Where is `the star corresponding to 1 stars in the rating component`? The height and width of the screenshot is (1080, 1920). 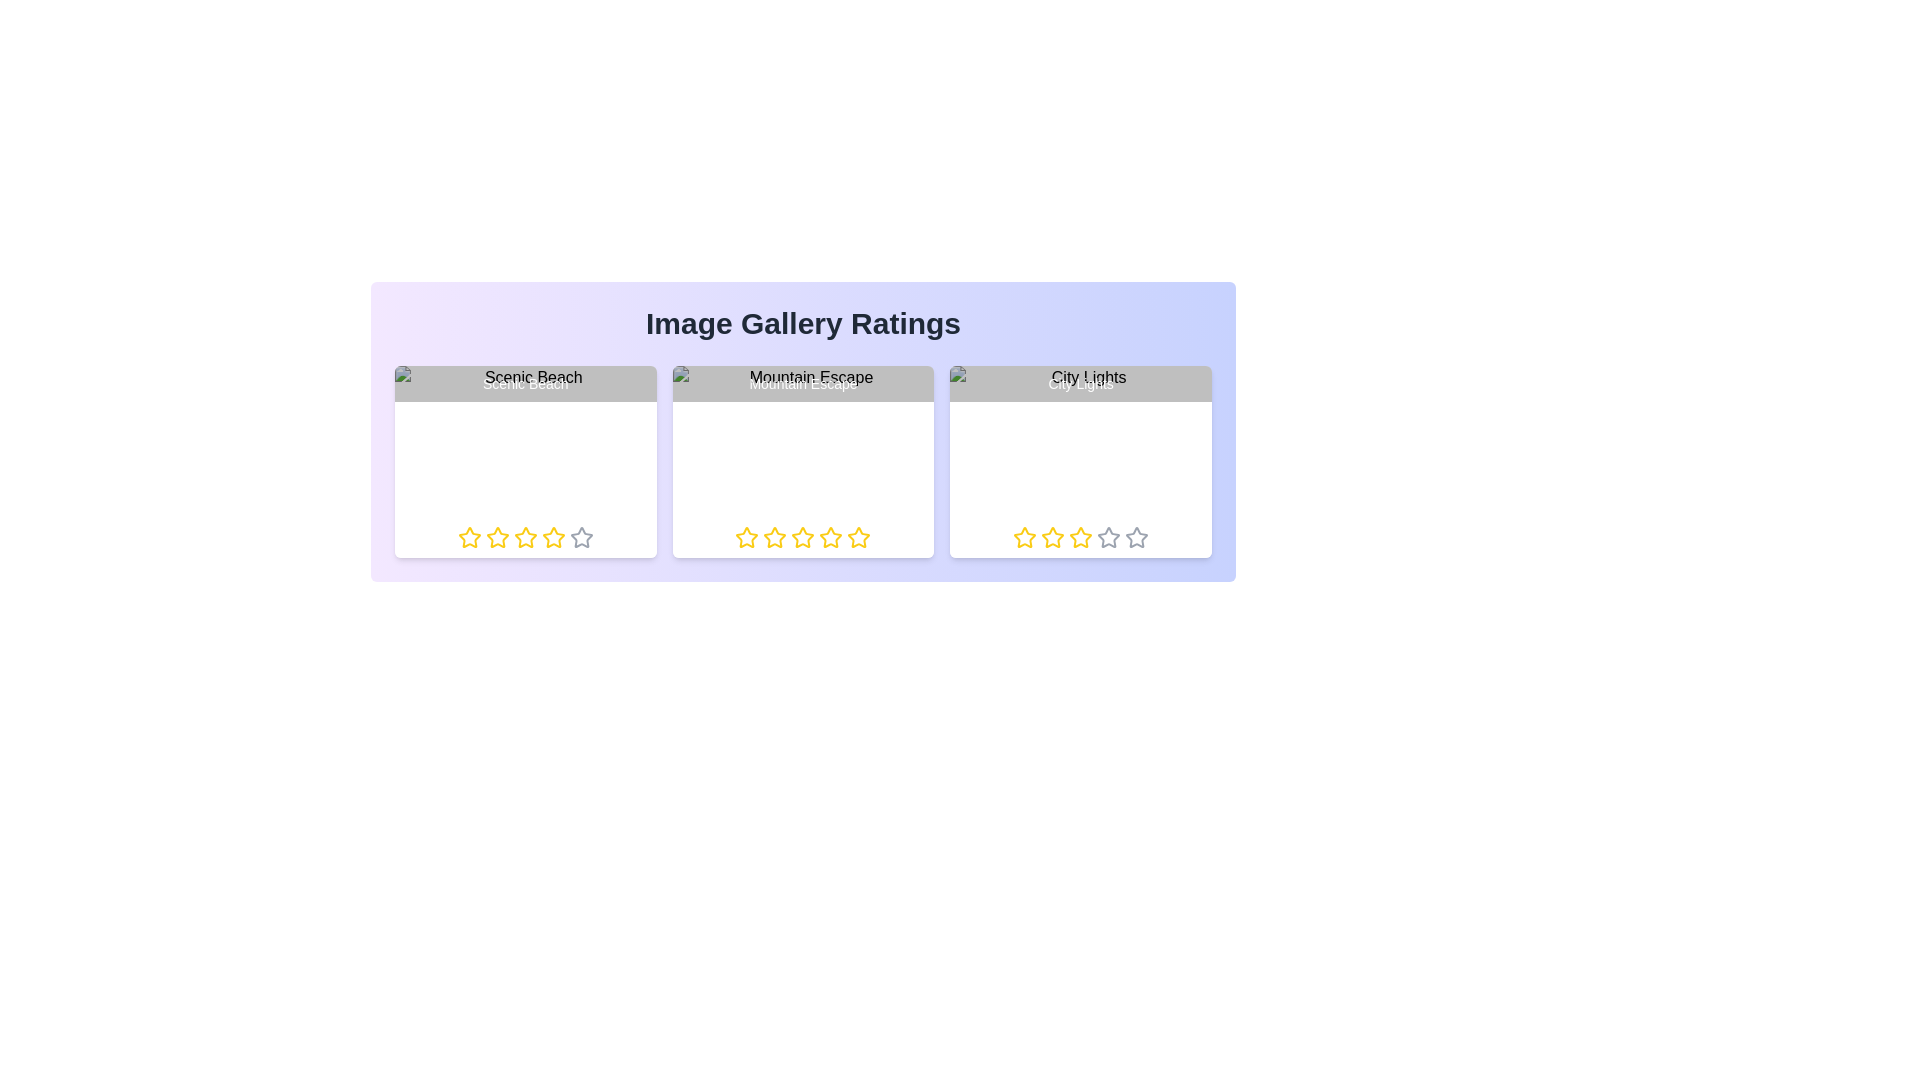
the star corresponding to 1 stars in the rating component is located at coordinates (468, 536).